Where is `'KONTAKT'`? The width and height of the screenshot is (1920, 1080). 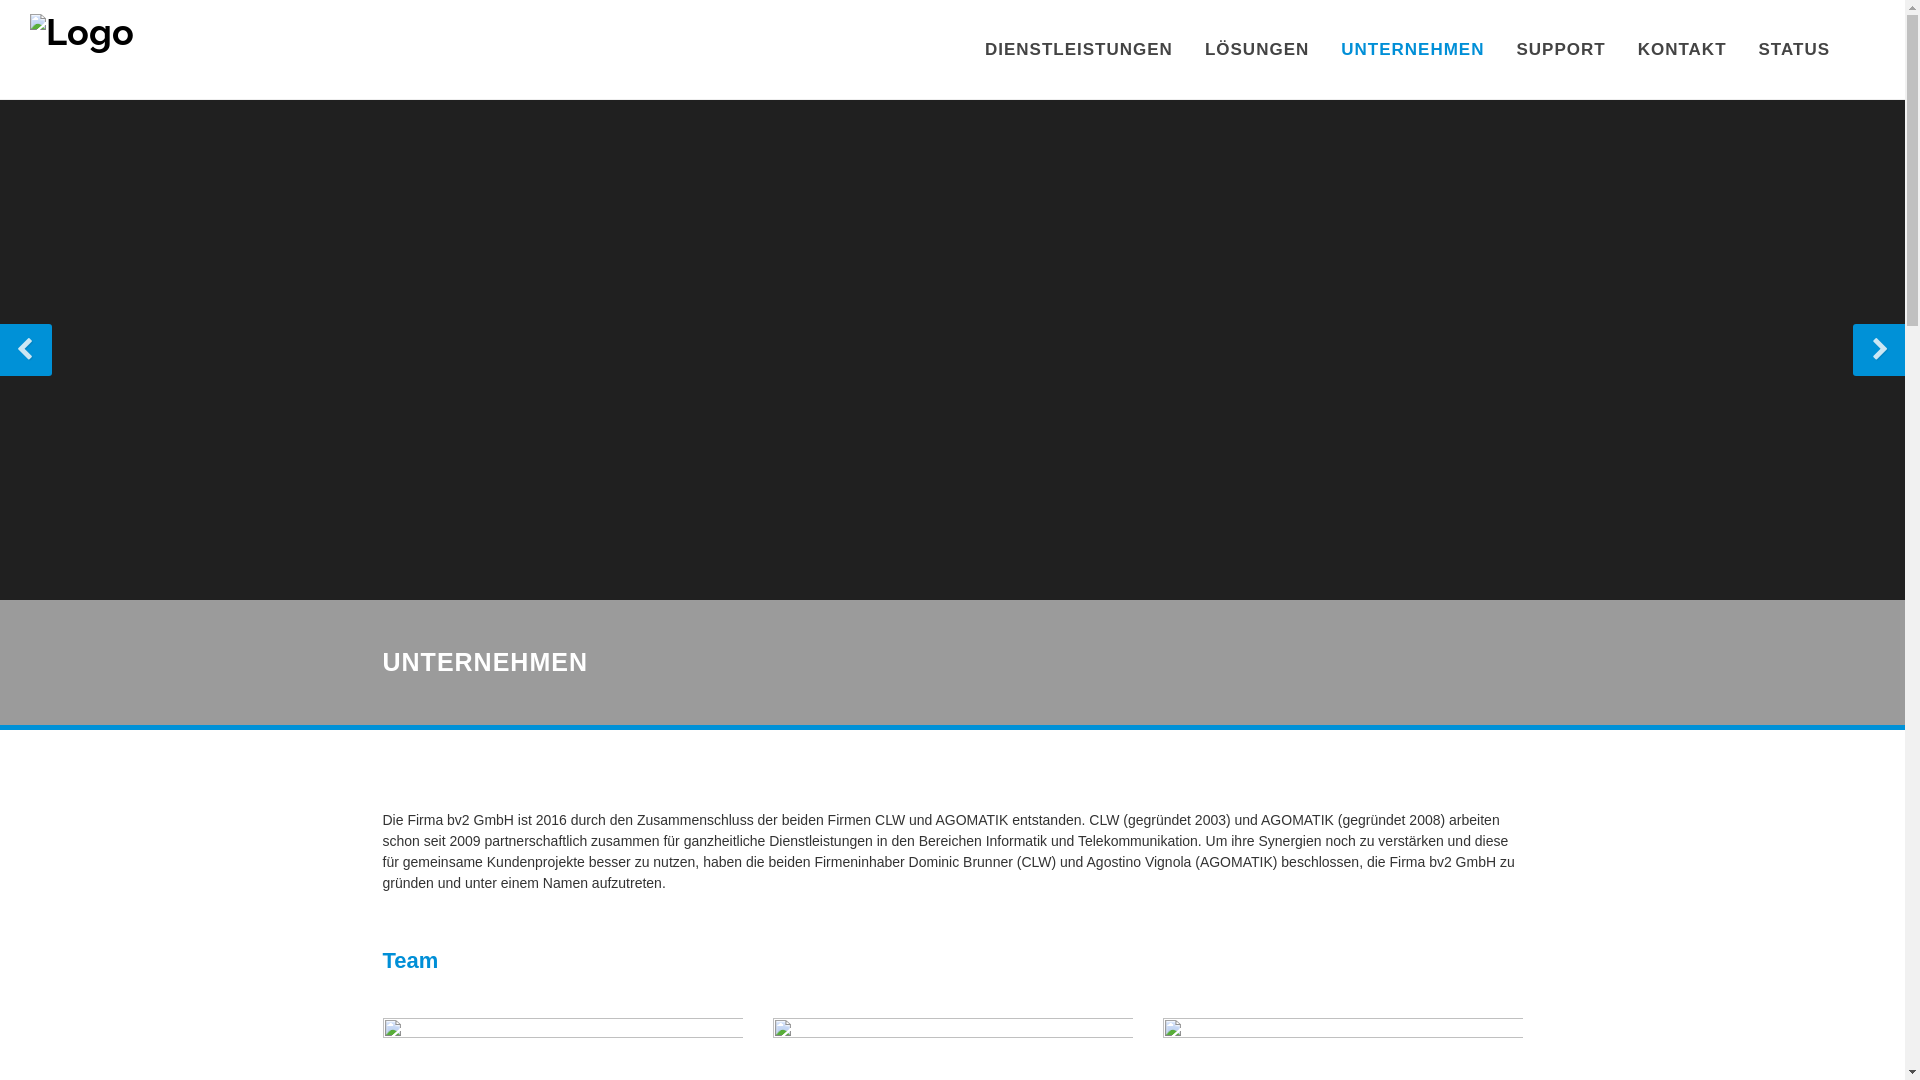
'KONTAKT' is located at coordinates (1681, 49).